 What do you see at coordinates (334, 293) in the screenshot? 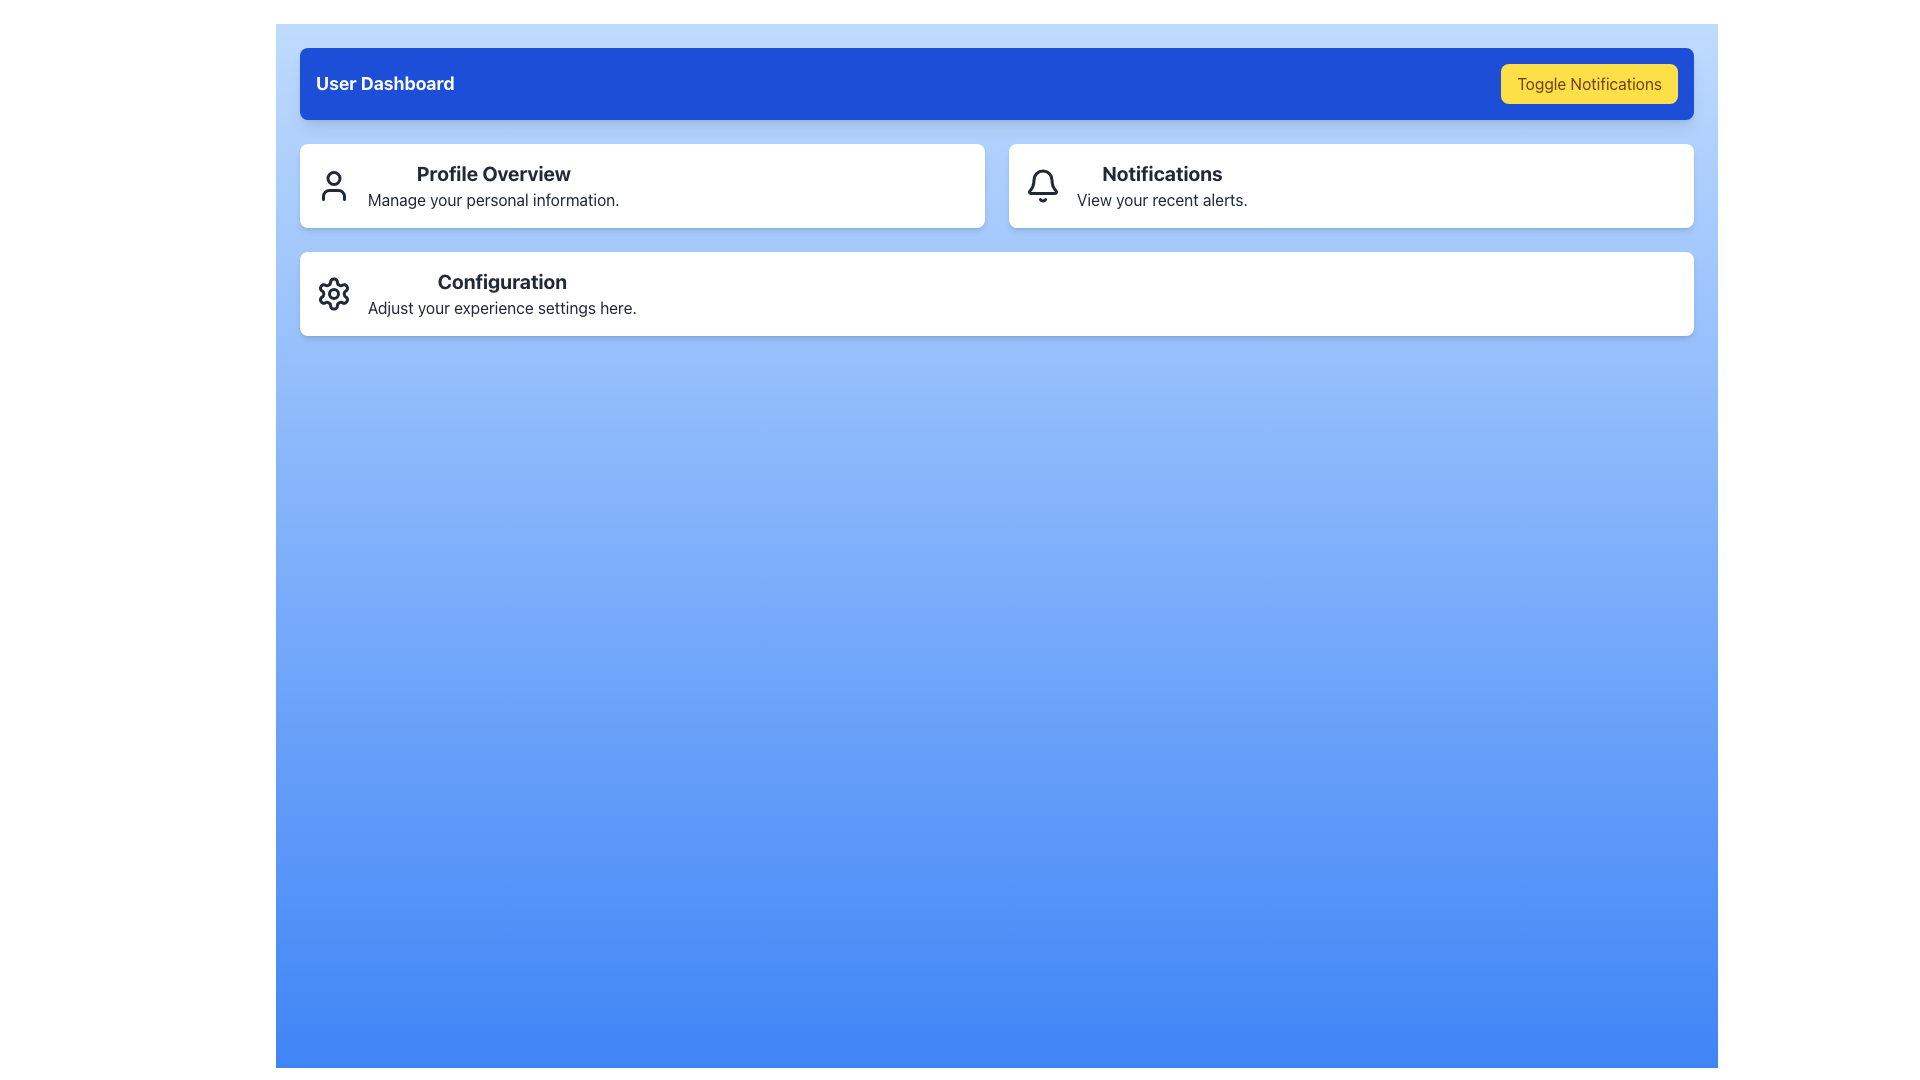
I see `the configuration icon located directly to the left of the 'Configuration' text` at bounding box center [334, 293].